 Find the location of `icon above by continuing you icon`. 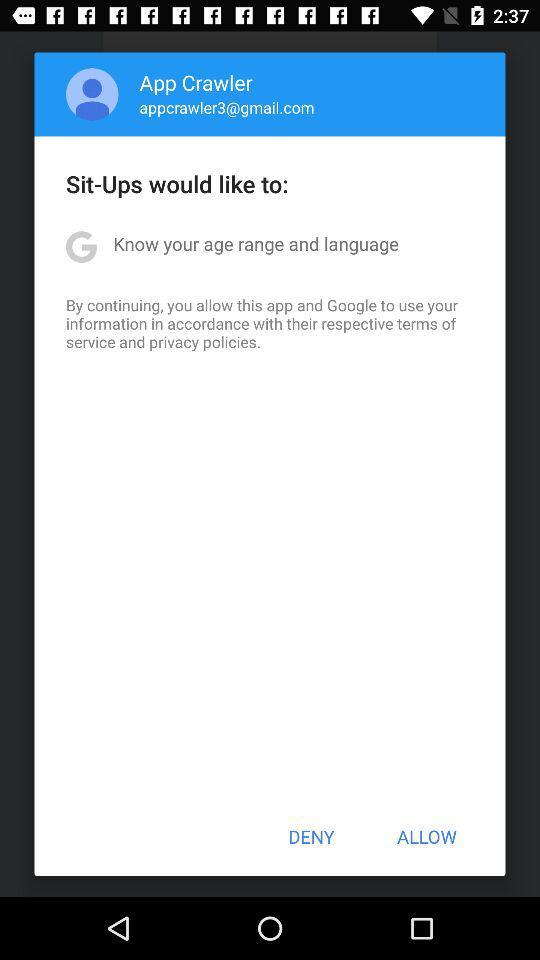

icon above by continuing you icon is located at coordinates (256, 242).